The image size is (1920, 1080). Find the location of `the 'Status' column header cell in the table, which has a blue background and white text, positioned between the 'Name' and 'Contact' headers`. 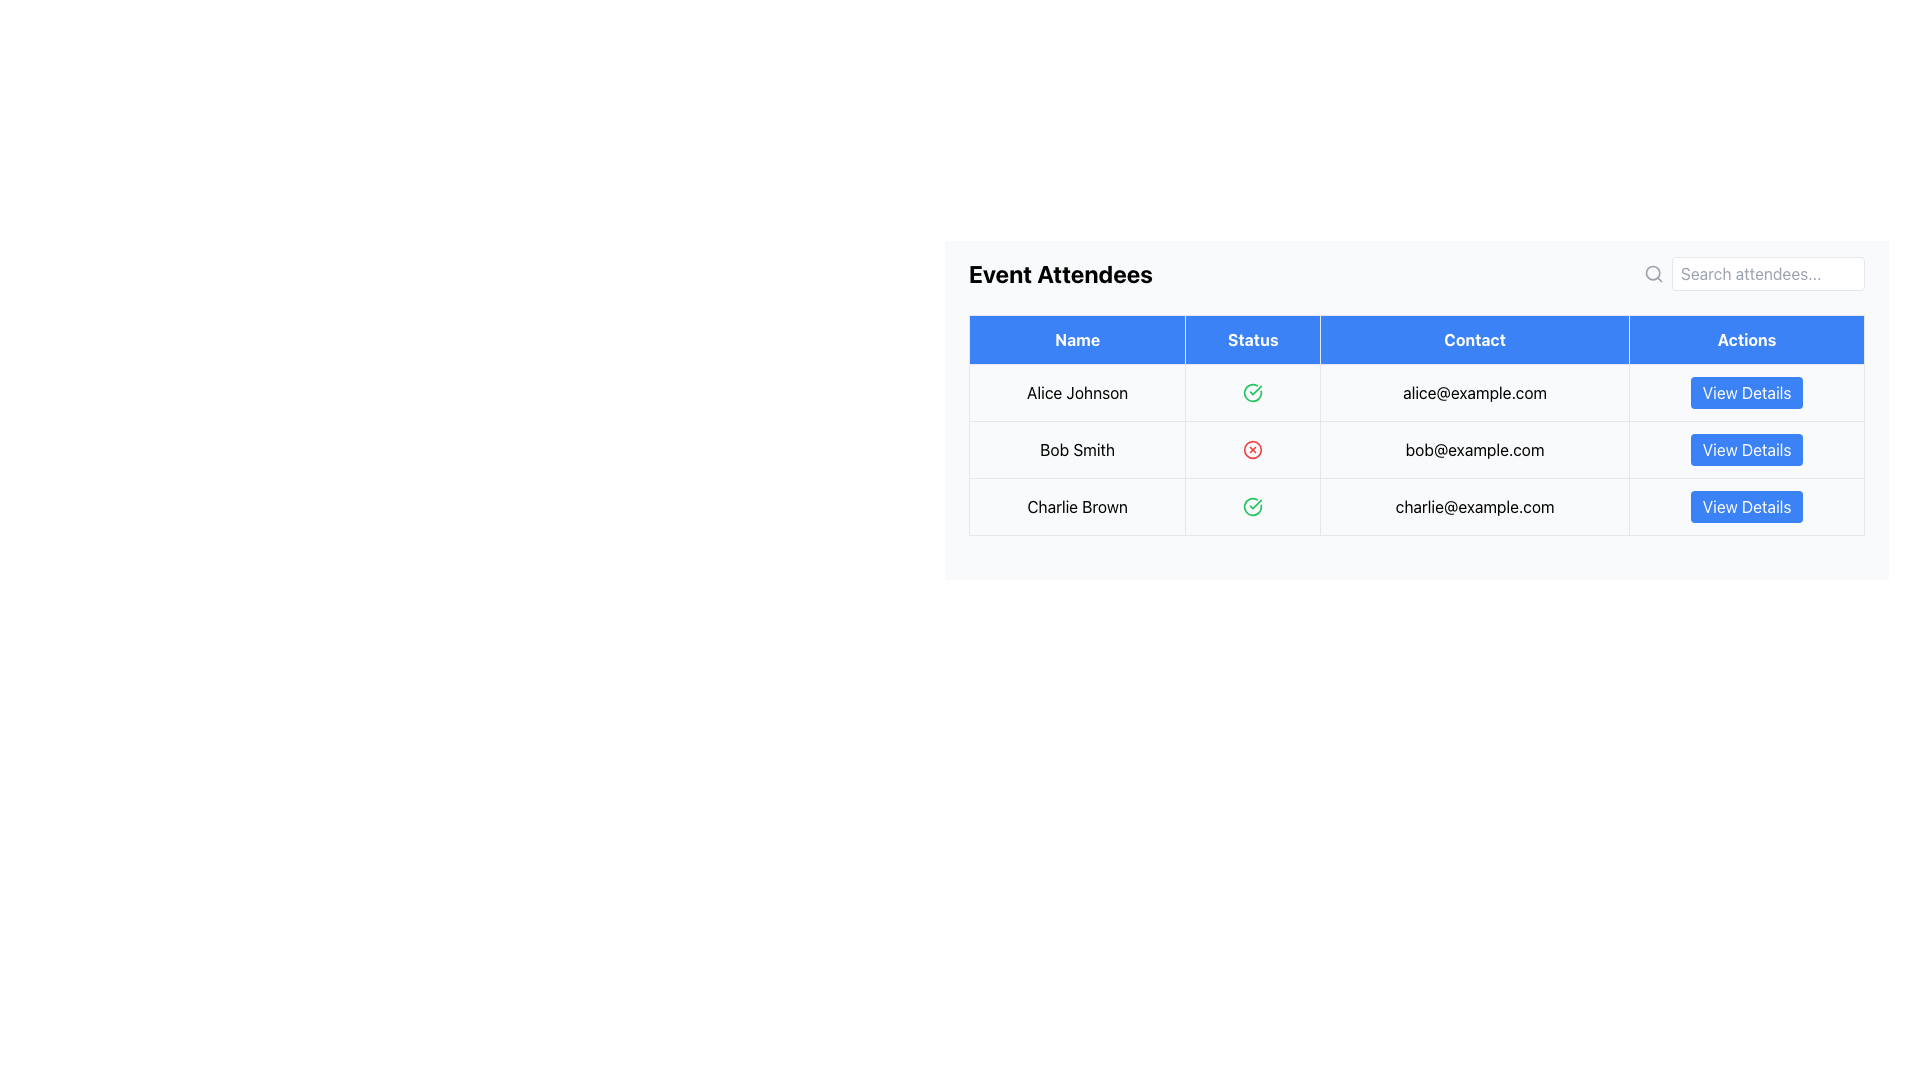

the 'Status' column header cell in the table, which has a blue background and white text, positioned between the 'Name' and 'Contact' headers is located at coordinates (1252, 338).